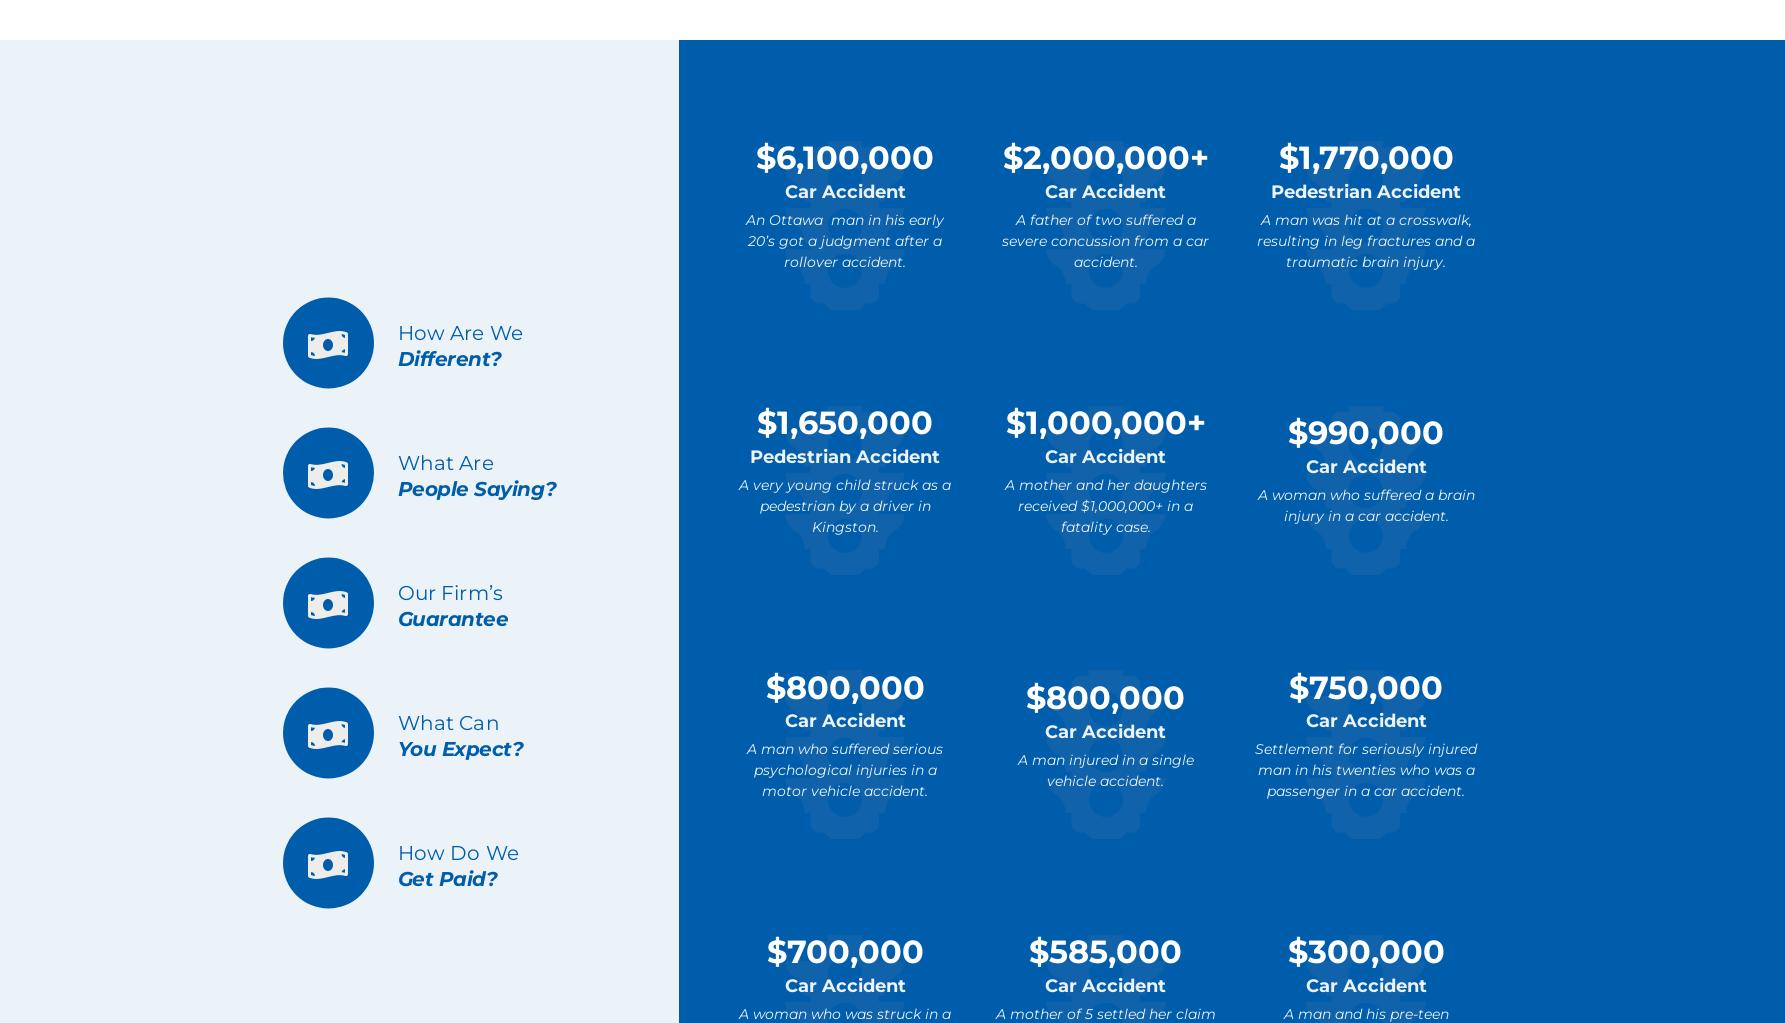 This screenshot has width=1785, height=1023. What do you see at coordinates (1366, 239) in the screenshot?
I see `'A man was hit at a crosswalk, resulting in leg fractures and a traumatic brain injury.'` at bounding box center [1366, 239].